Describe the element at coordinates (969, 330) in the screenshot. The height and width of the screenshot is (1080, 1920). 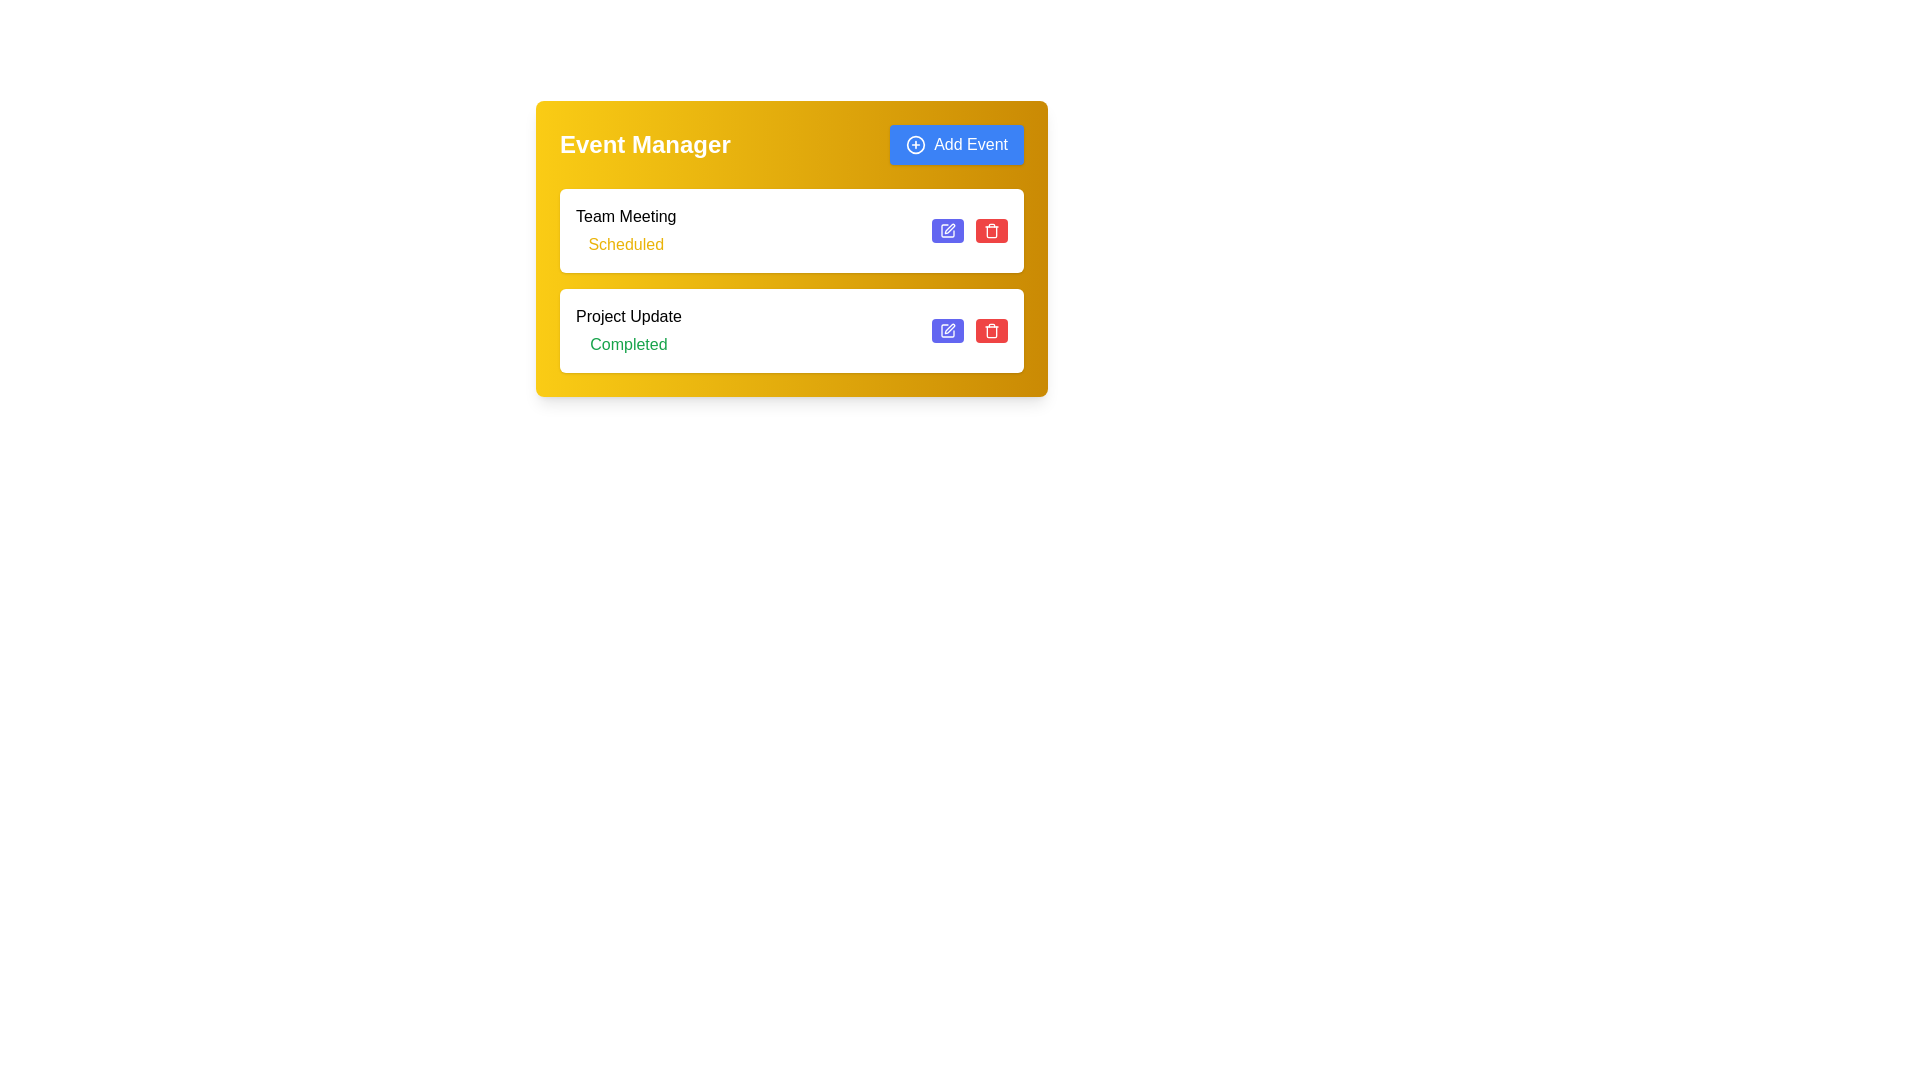
I see `the red trash icon button in the Horizontal action button pair` at that location.